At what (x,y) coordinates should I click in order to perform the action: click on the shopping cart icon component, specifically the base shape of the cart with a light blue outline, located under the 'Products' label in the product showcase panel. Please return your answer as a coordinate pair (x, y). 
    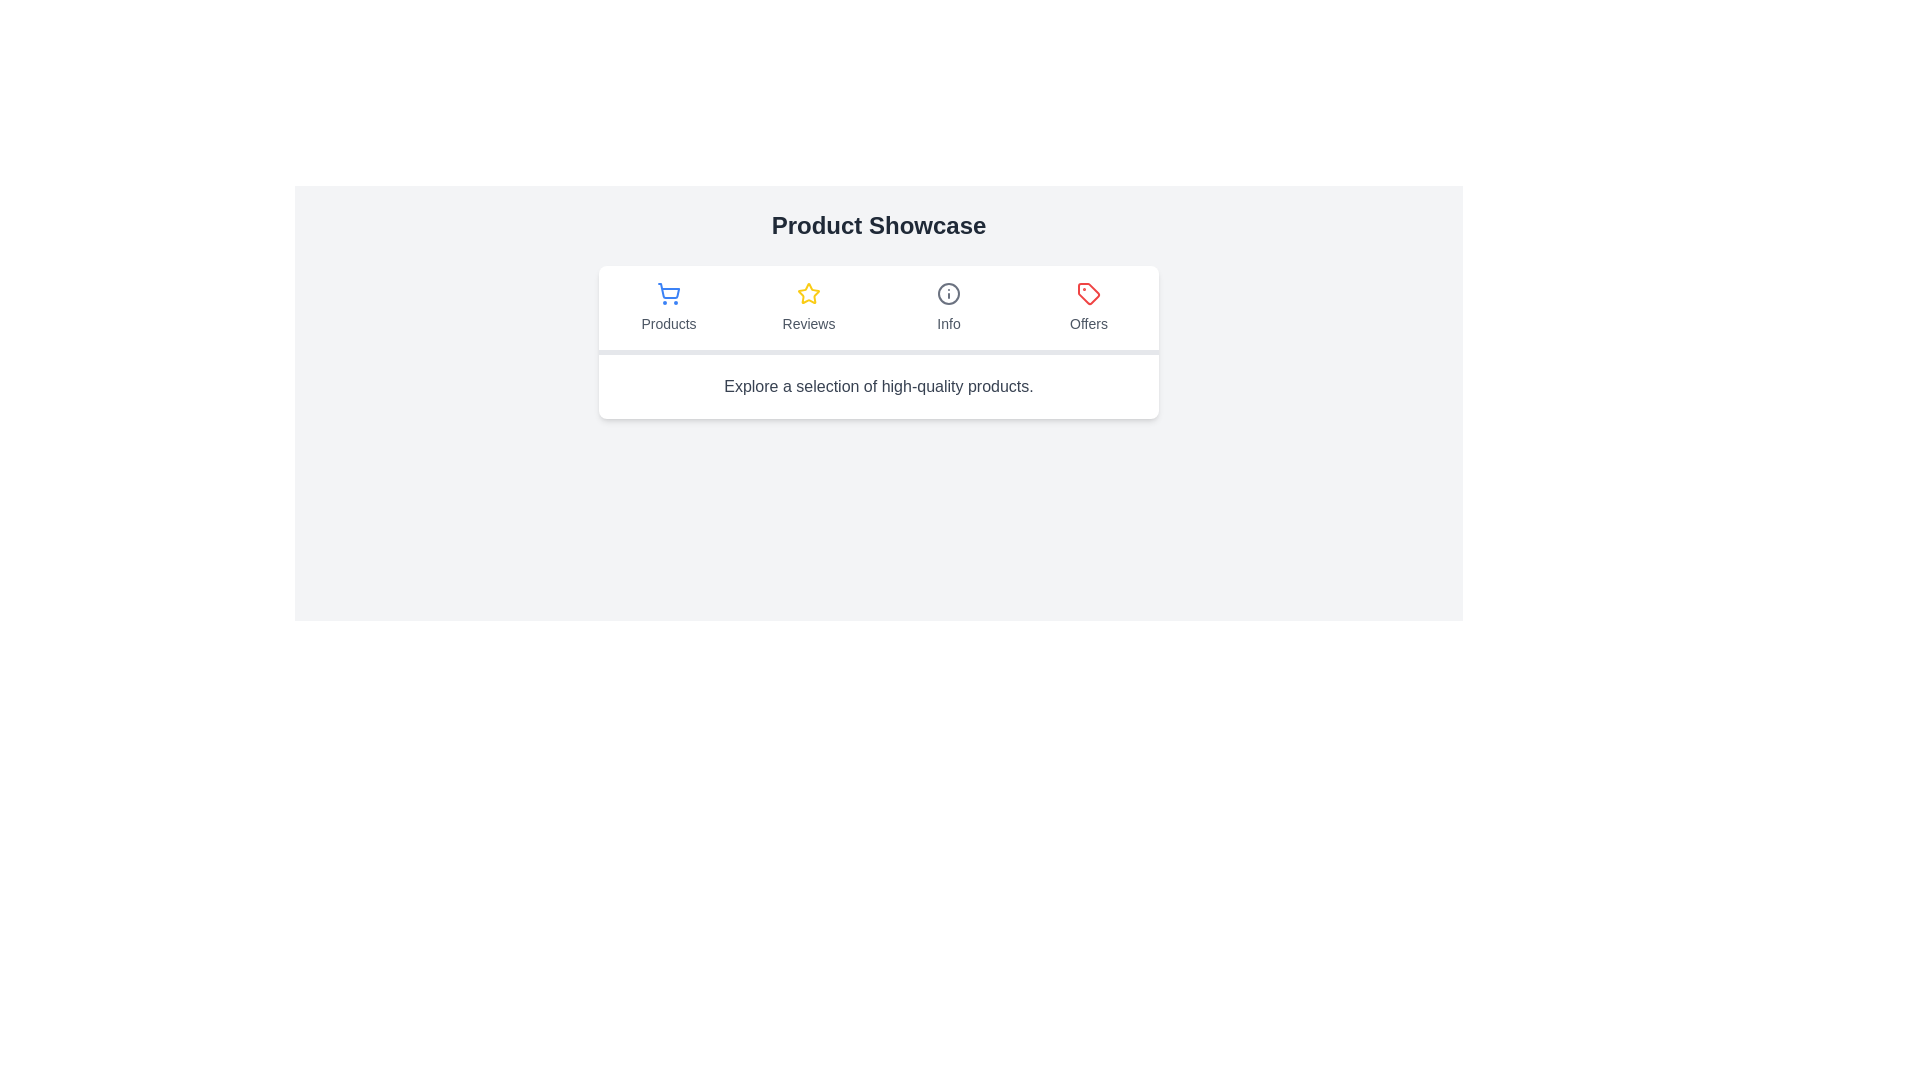
    Looking at the image, I should click on (669, 291).